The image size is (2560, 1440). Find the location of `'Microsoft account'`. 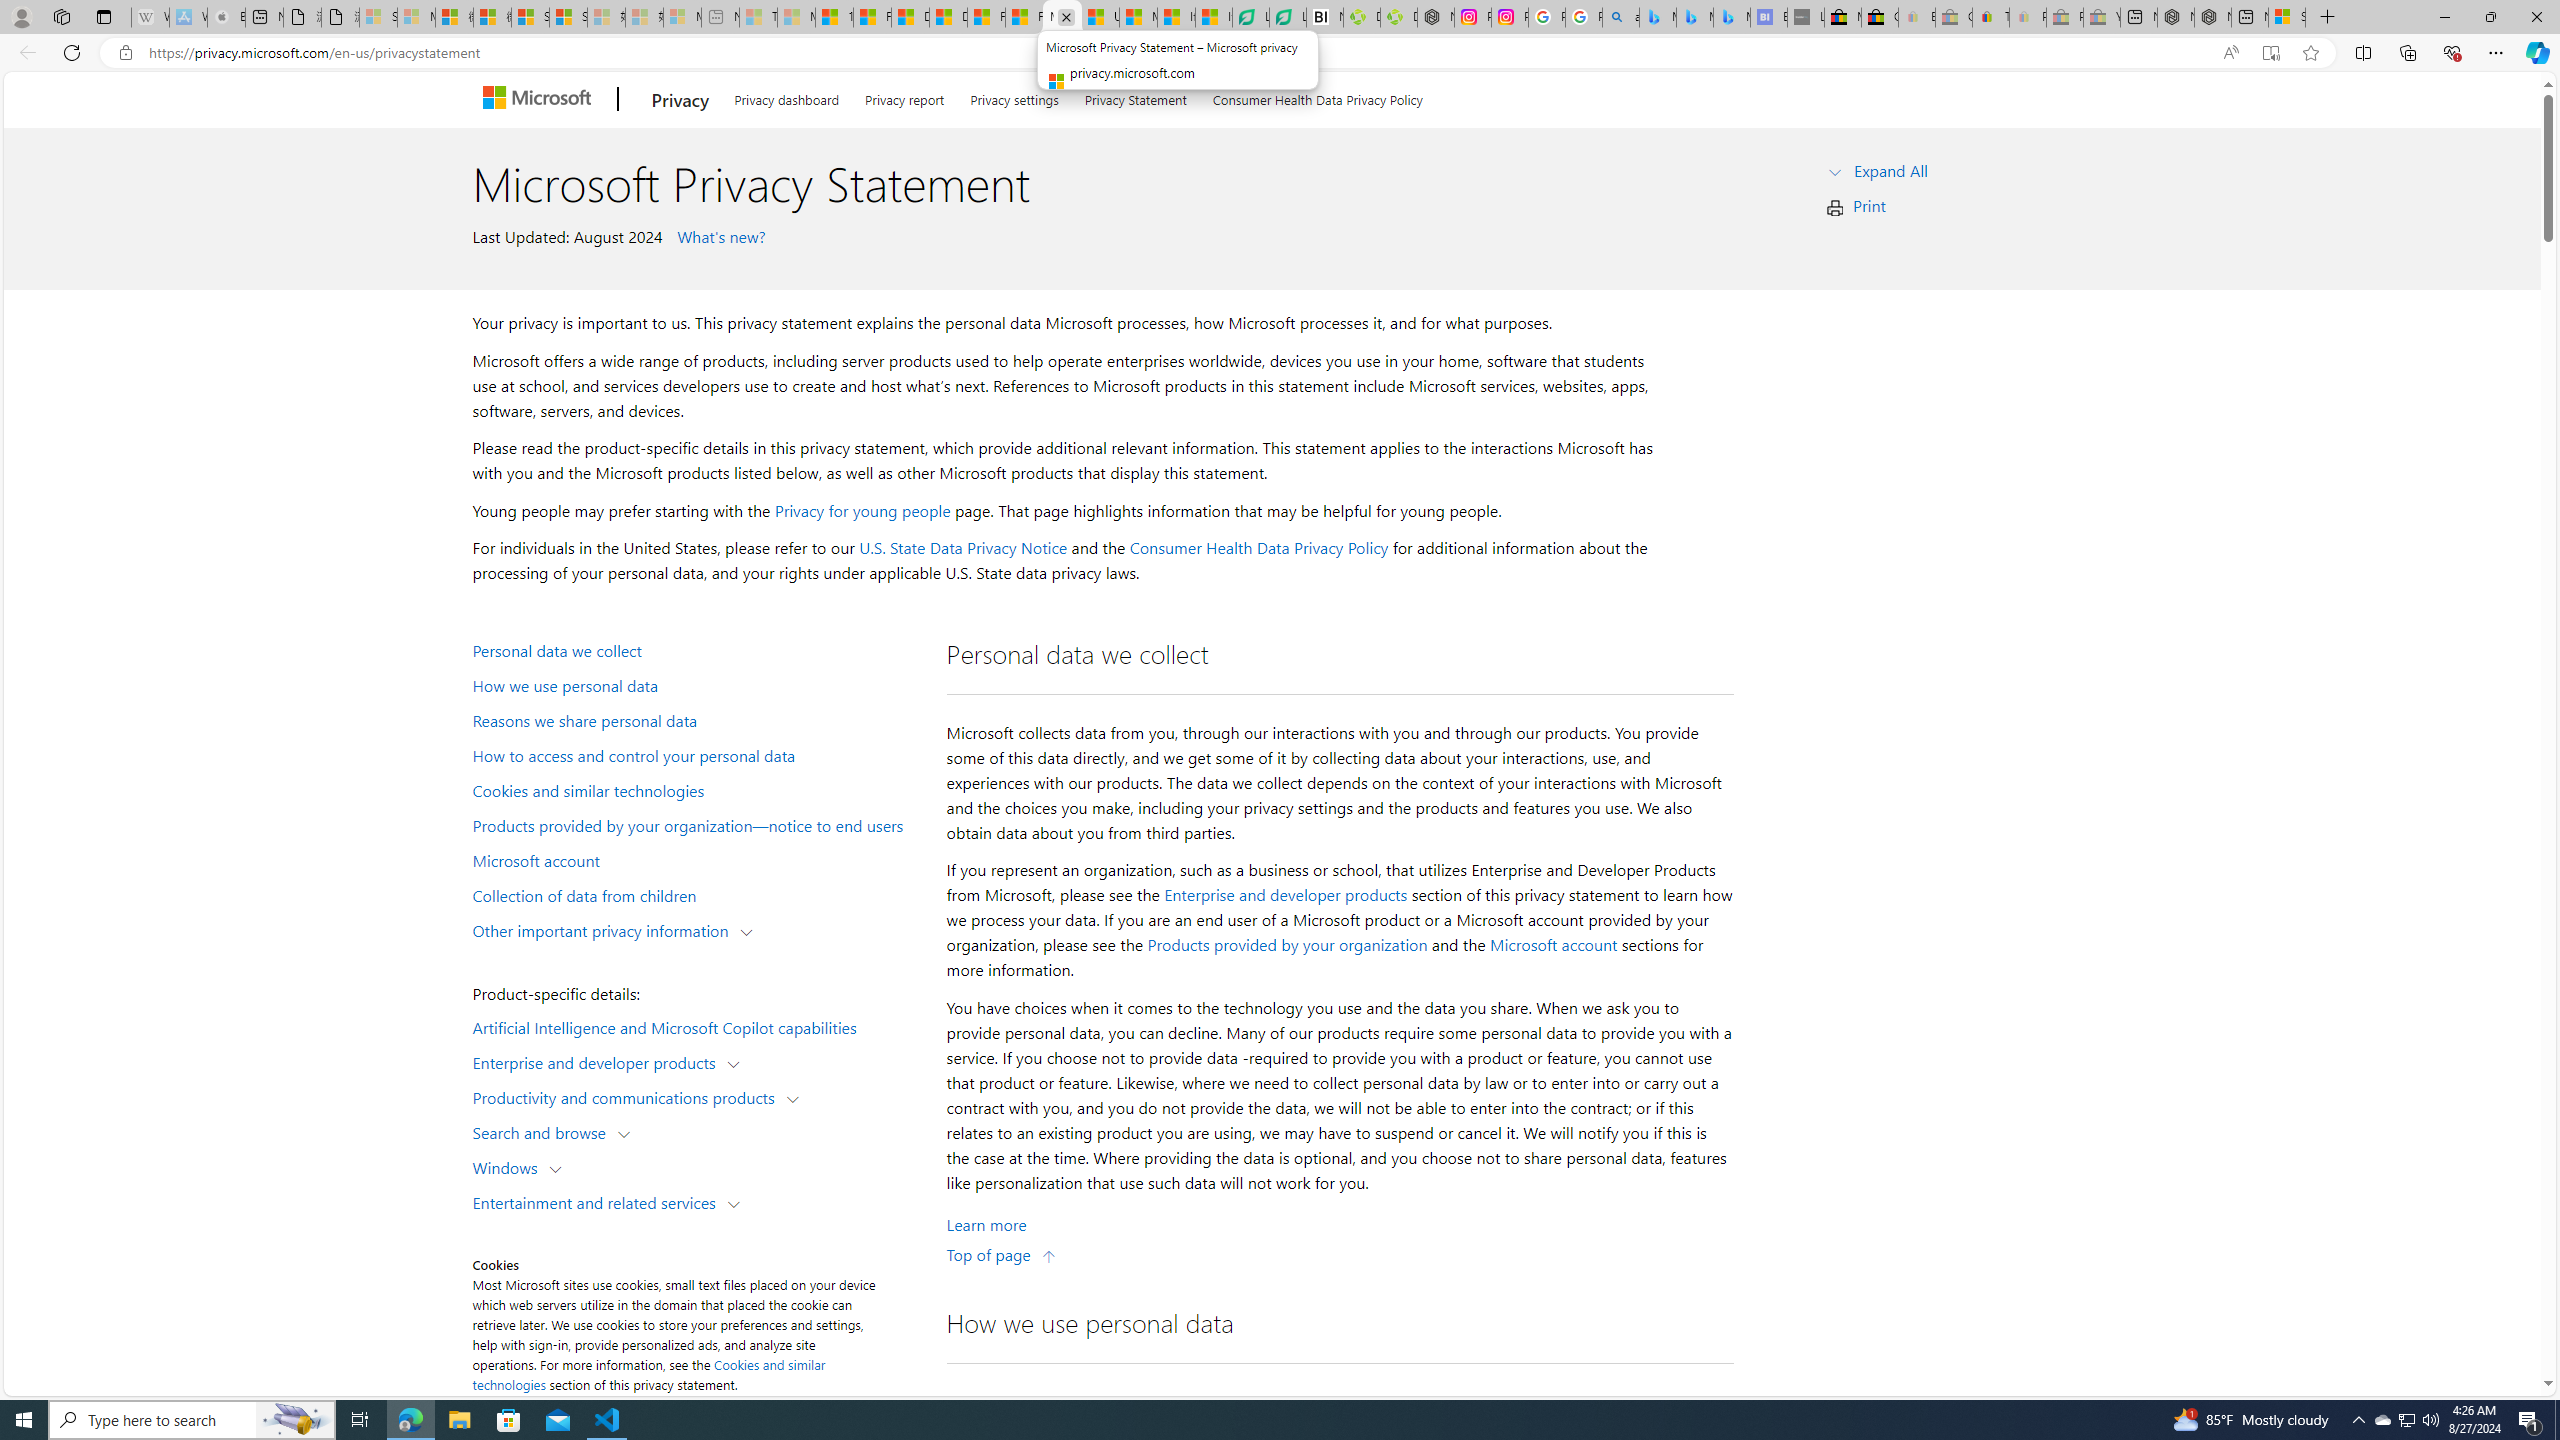

'Microsoft account' is located at coordinates (1553, 945).